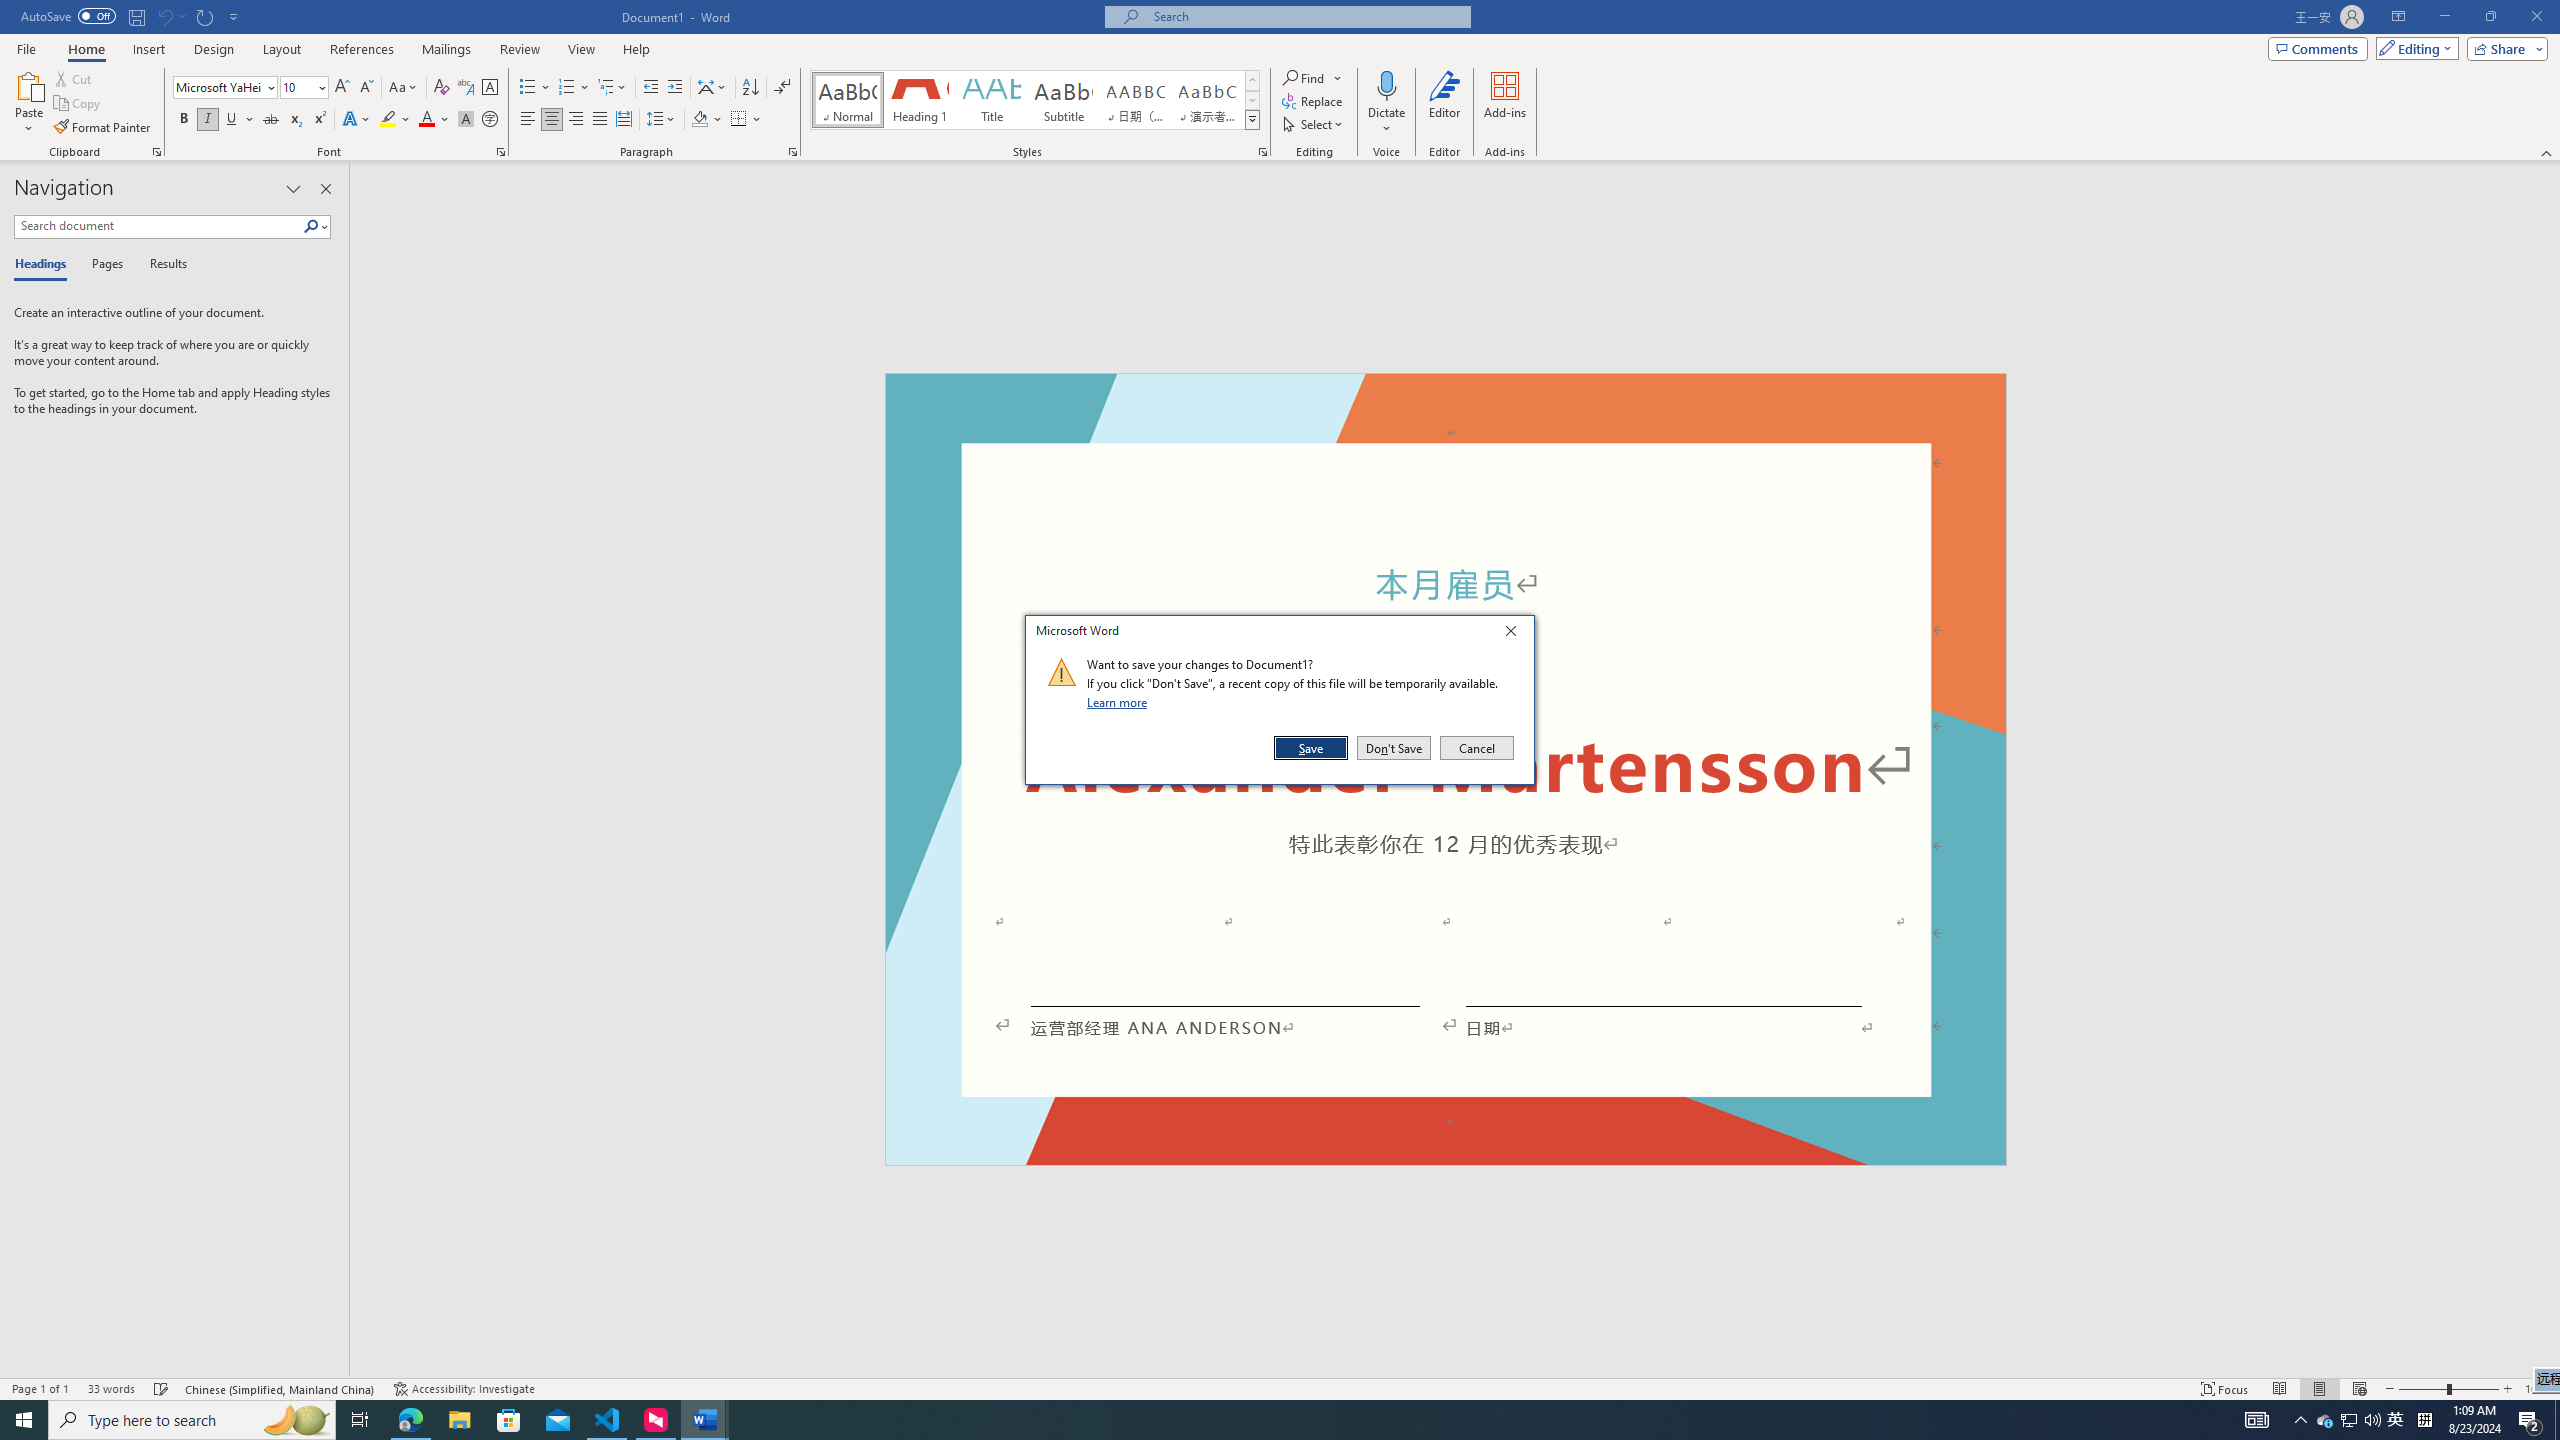 The image size is (2560, 1440). Describe the element at coordinates (40, 1389) in the screenshot. I see `'Page Number Page 1 of 1'` at that location.